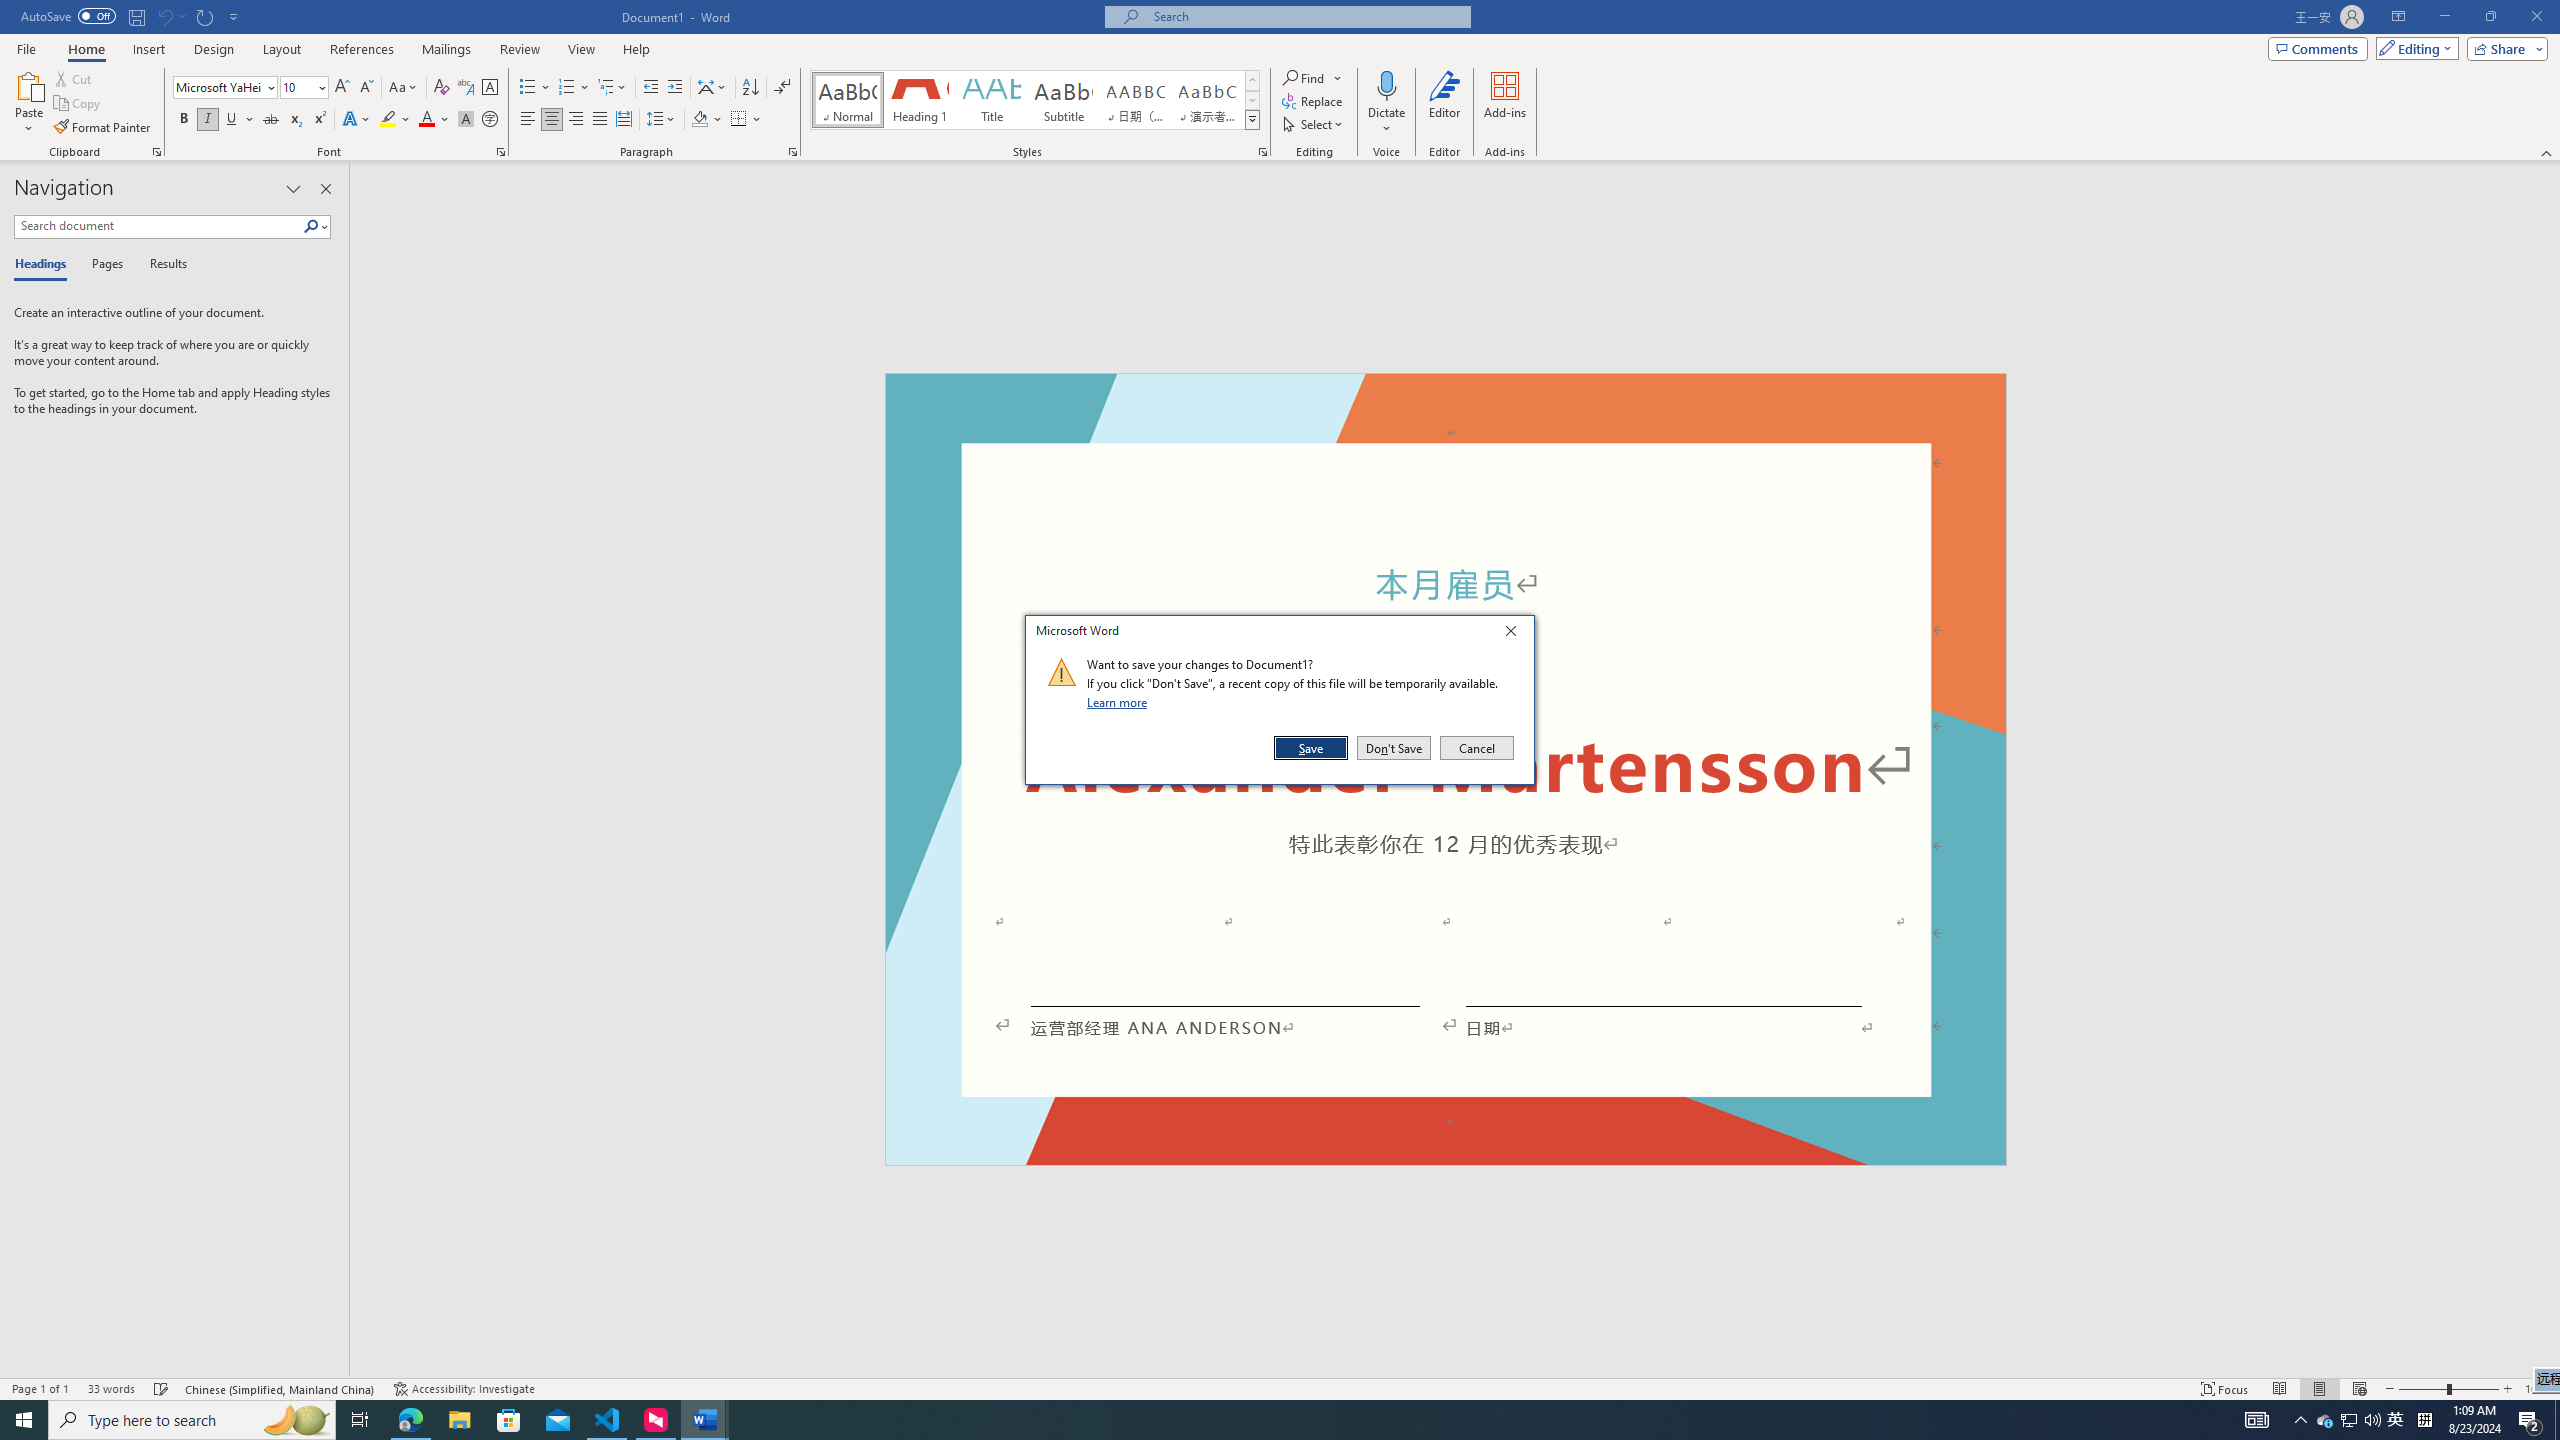 The image size is (2560, 1440). Describe the element at coordinates (40, 1389) in the screenshot. I see `'Page Number Page 1 of 1'` at that location.